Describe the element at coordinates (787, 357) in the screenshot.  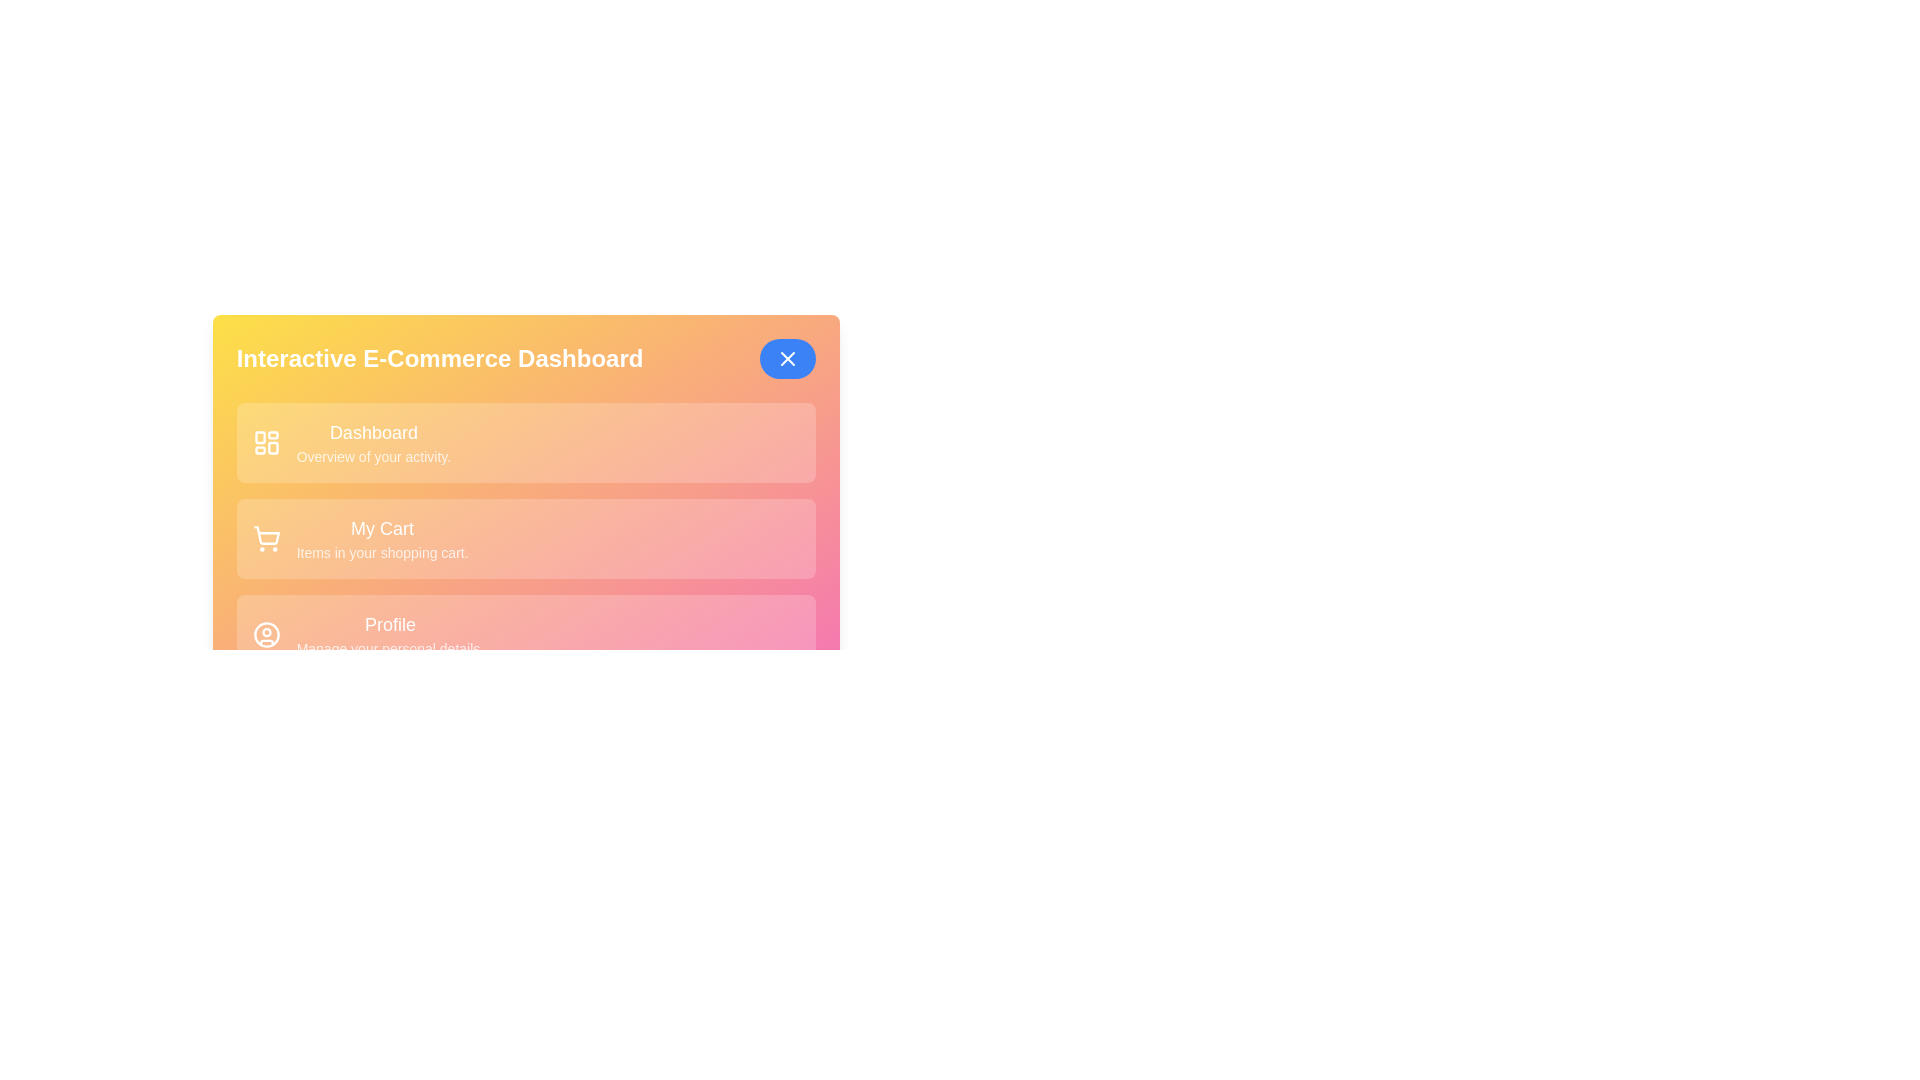
I see `the toggle button to change the menu visibility` at that location.